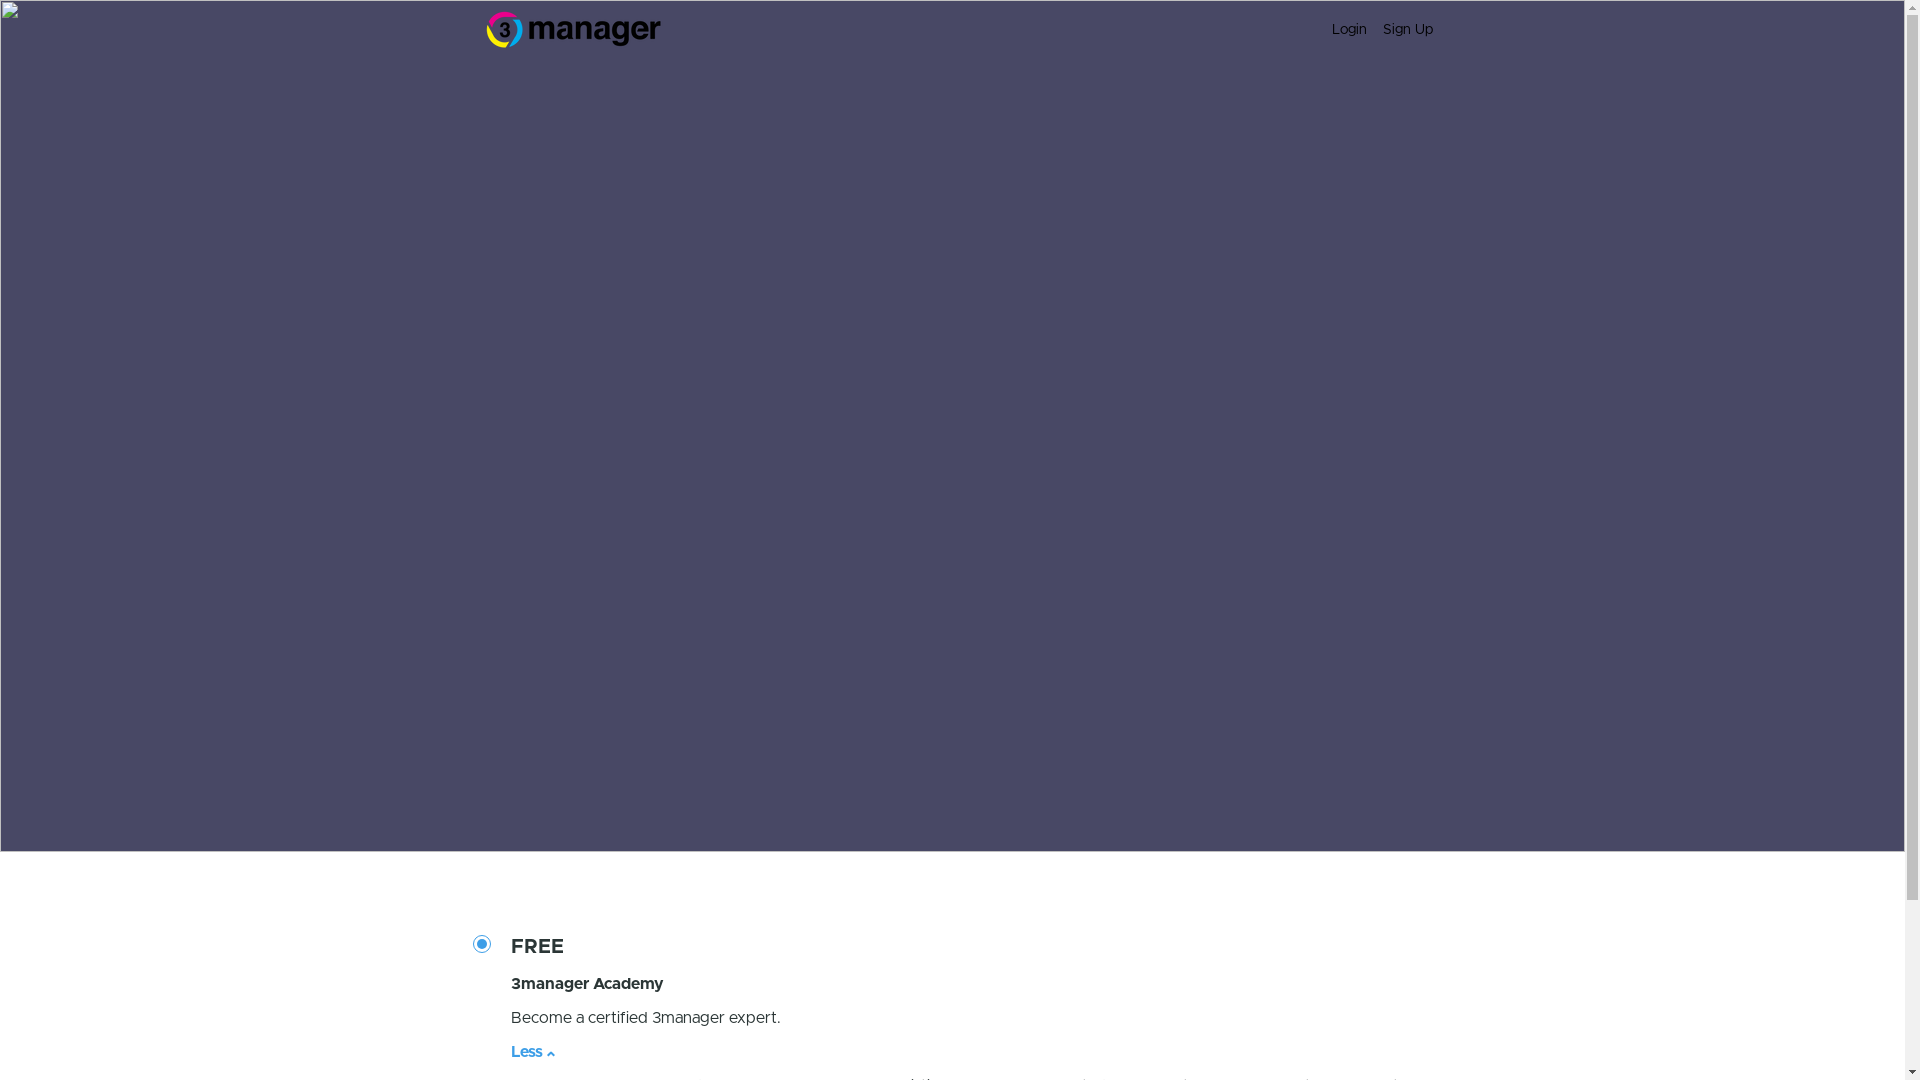 This screenshot has height=1080, width=1920. What do you see at coordinates (1405, 30) in the screenshot?
I see `'Sign Up'` at bounding box center [1405, 30].